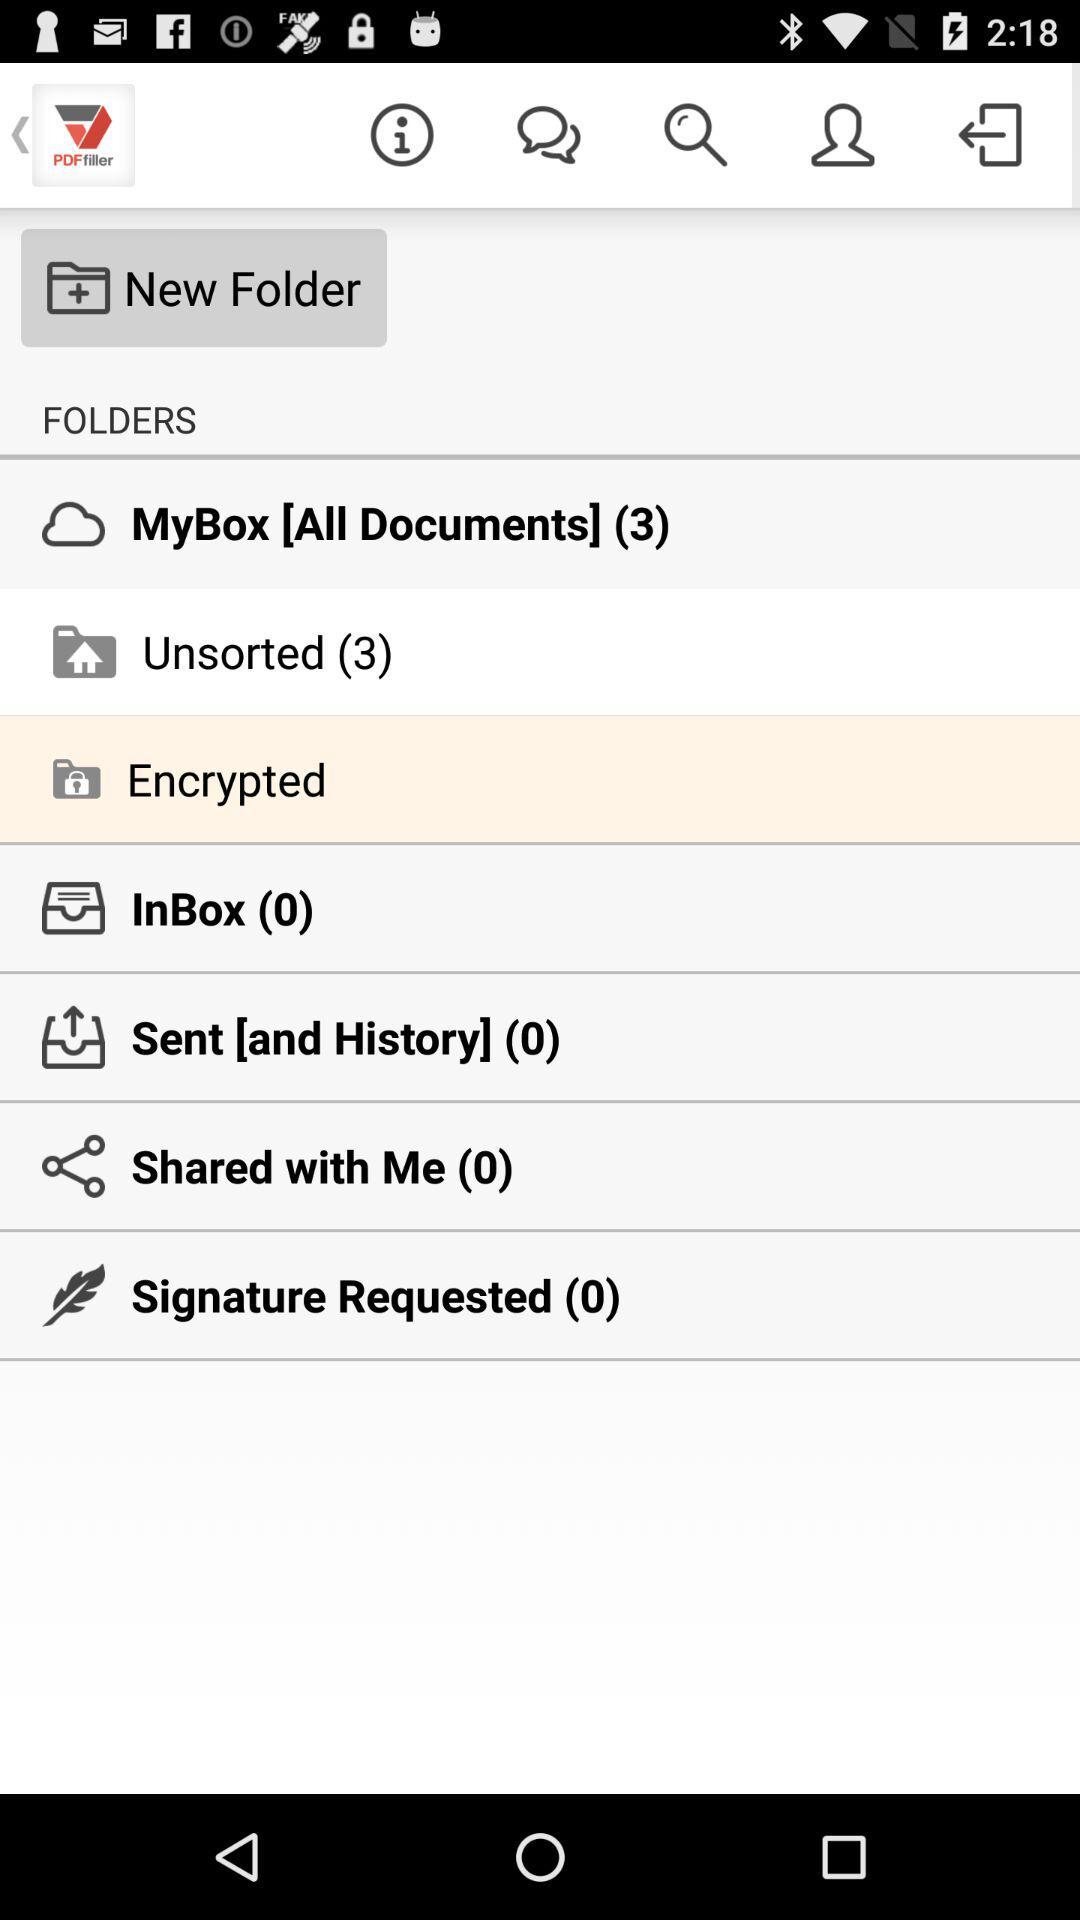  What do you see at coordinates (540, 1295) in the screenshot?
I see `the signature requested (0) item` at bounding box center [540, 1295].